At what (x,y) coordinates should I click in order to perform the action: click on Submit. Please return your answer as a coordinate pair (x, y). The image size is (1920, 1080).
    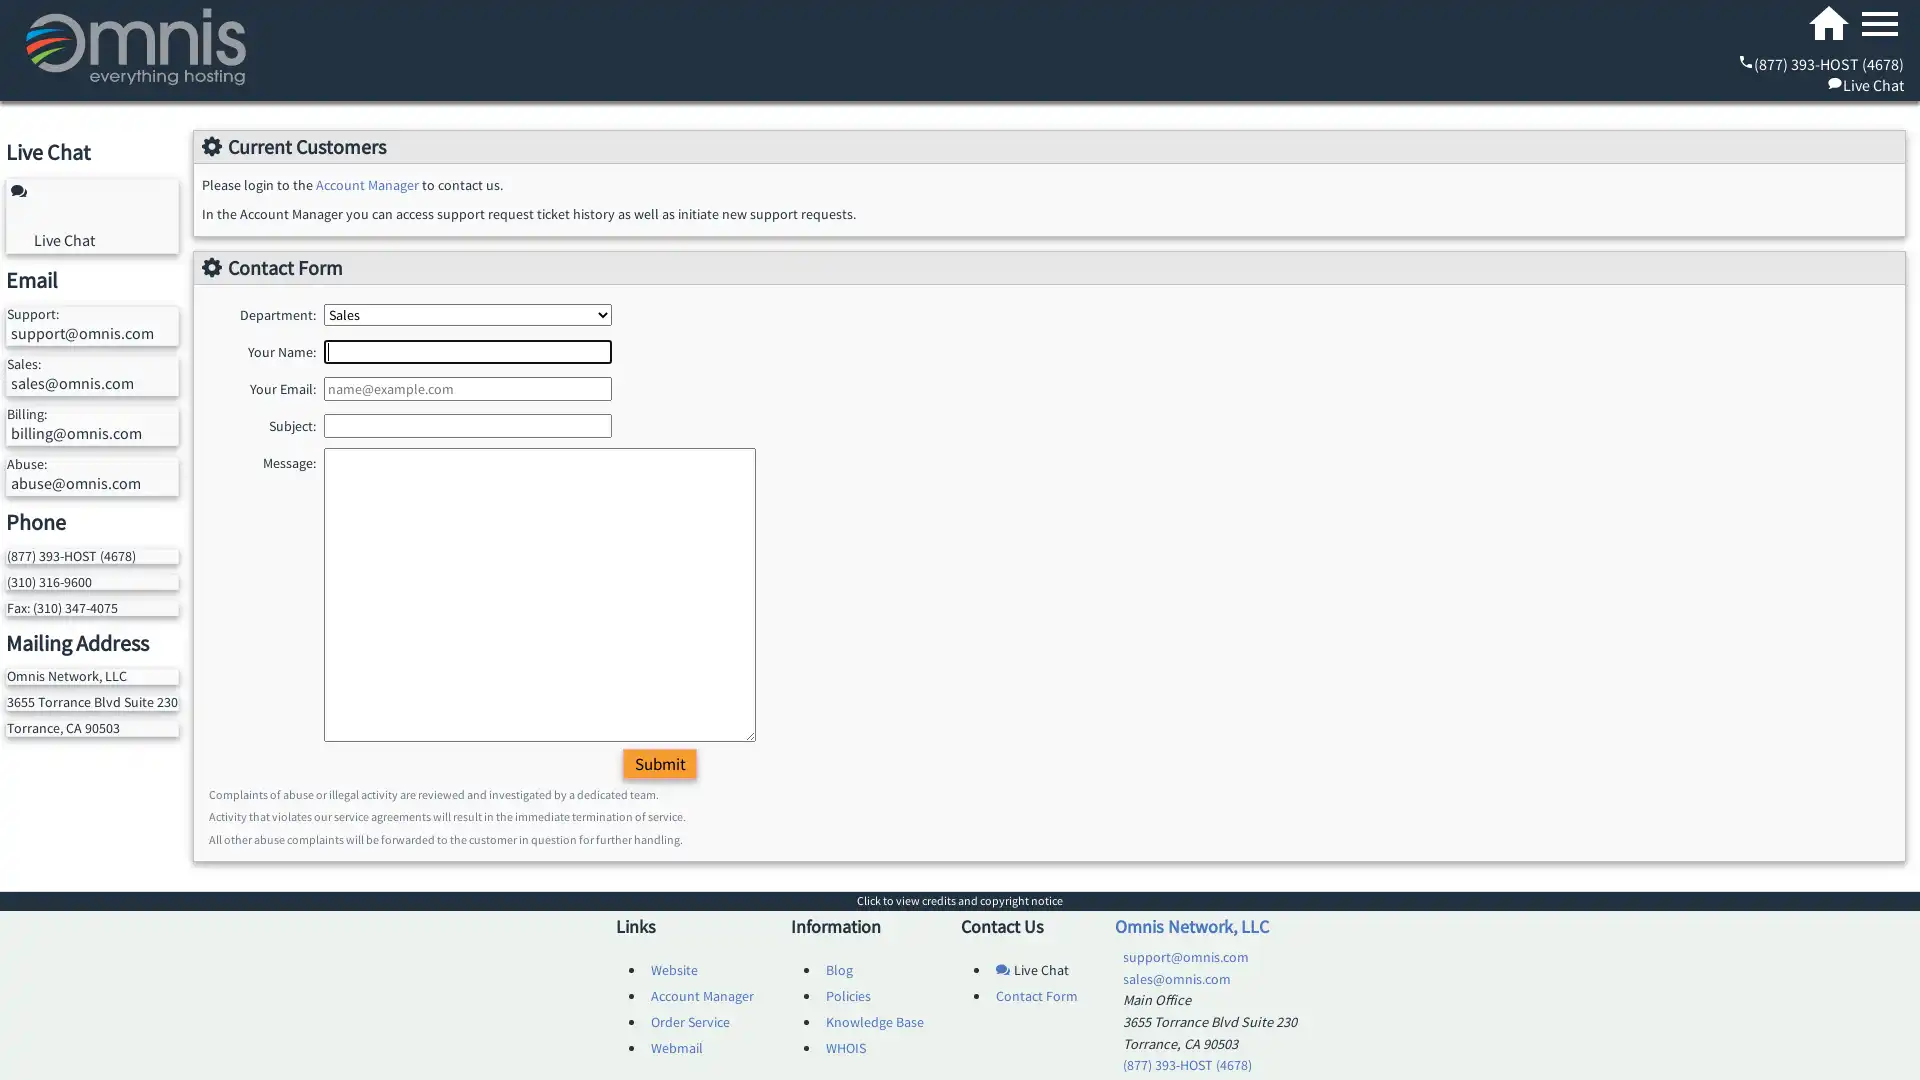
    Looking at the image, I should click on (660, 763).